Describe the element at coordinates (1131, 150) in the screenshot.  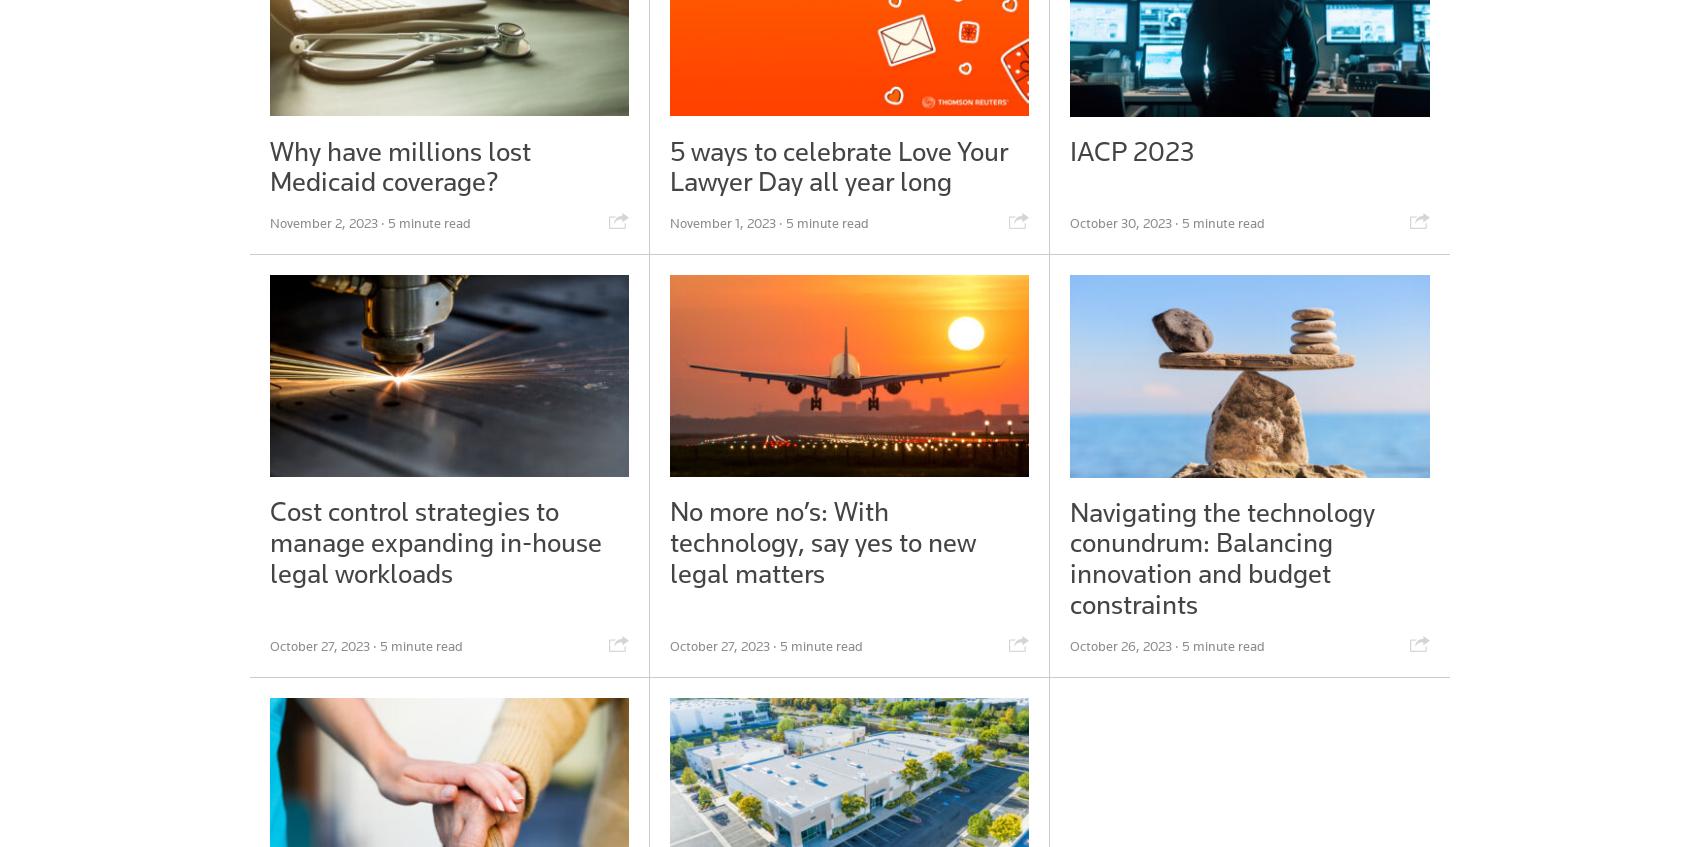
I see `'IACP 2023'` at that location.